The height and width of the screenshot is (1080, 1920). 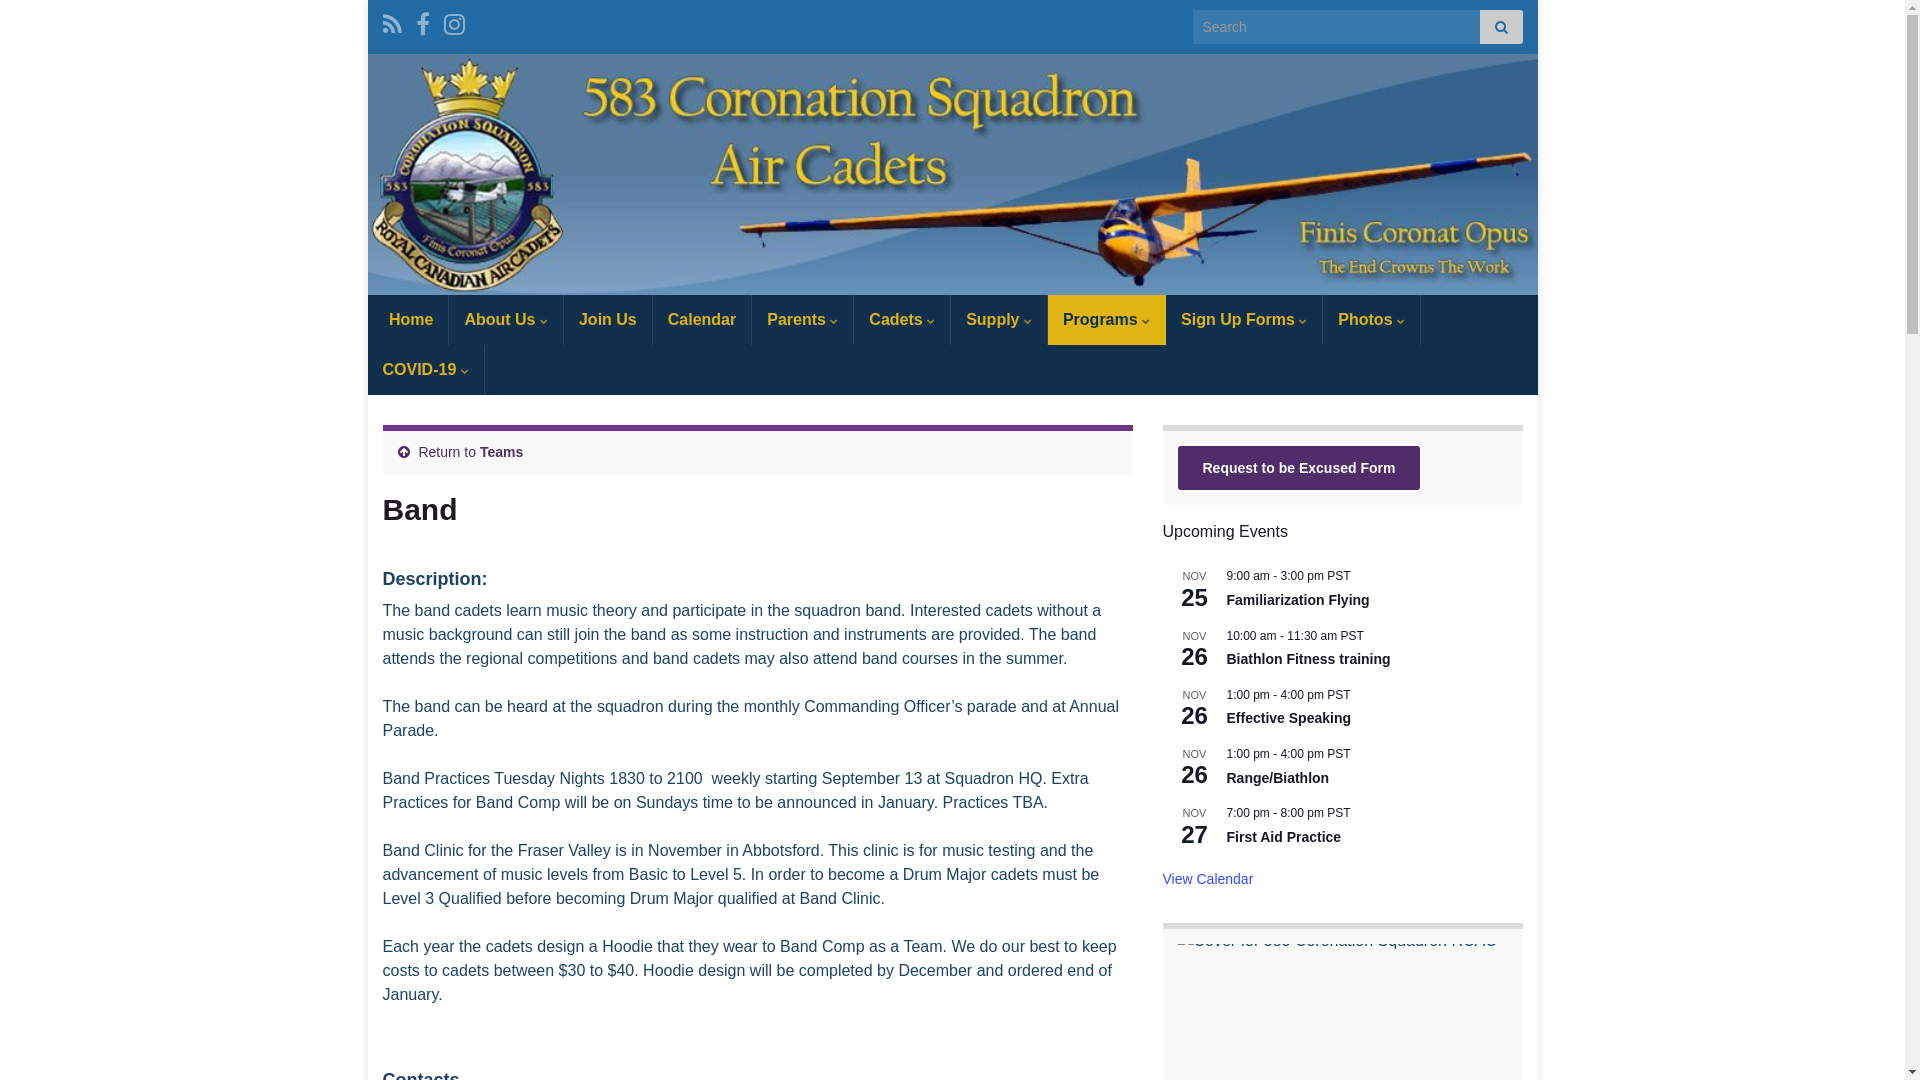 I want to click on 'Photos', so click(x=1370, y=319).